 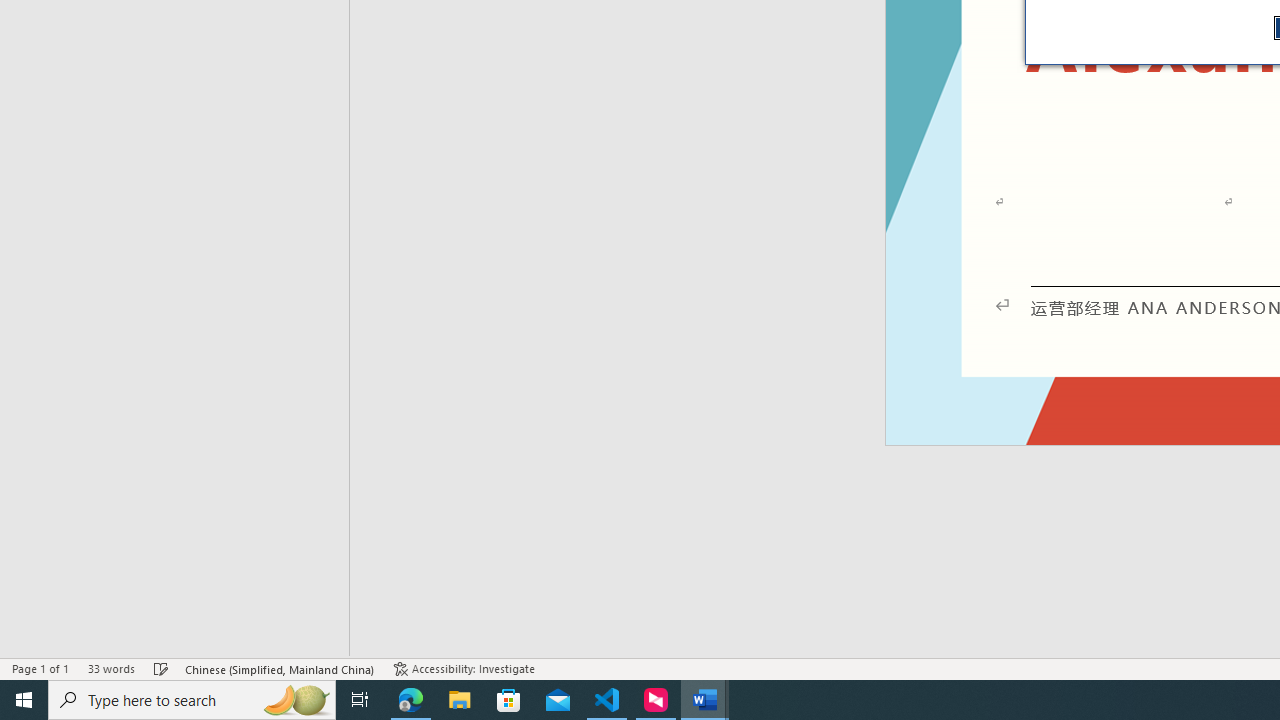 I want to click on 'Task View', so click(x=359, y=698).